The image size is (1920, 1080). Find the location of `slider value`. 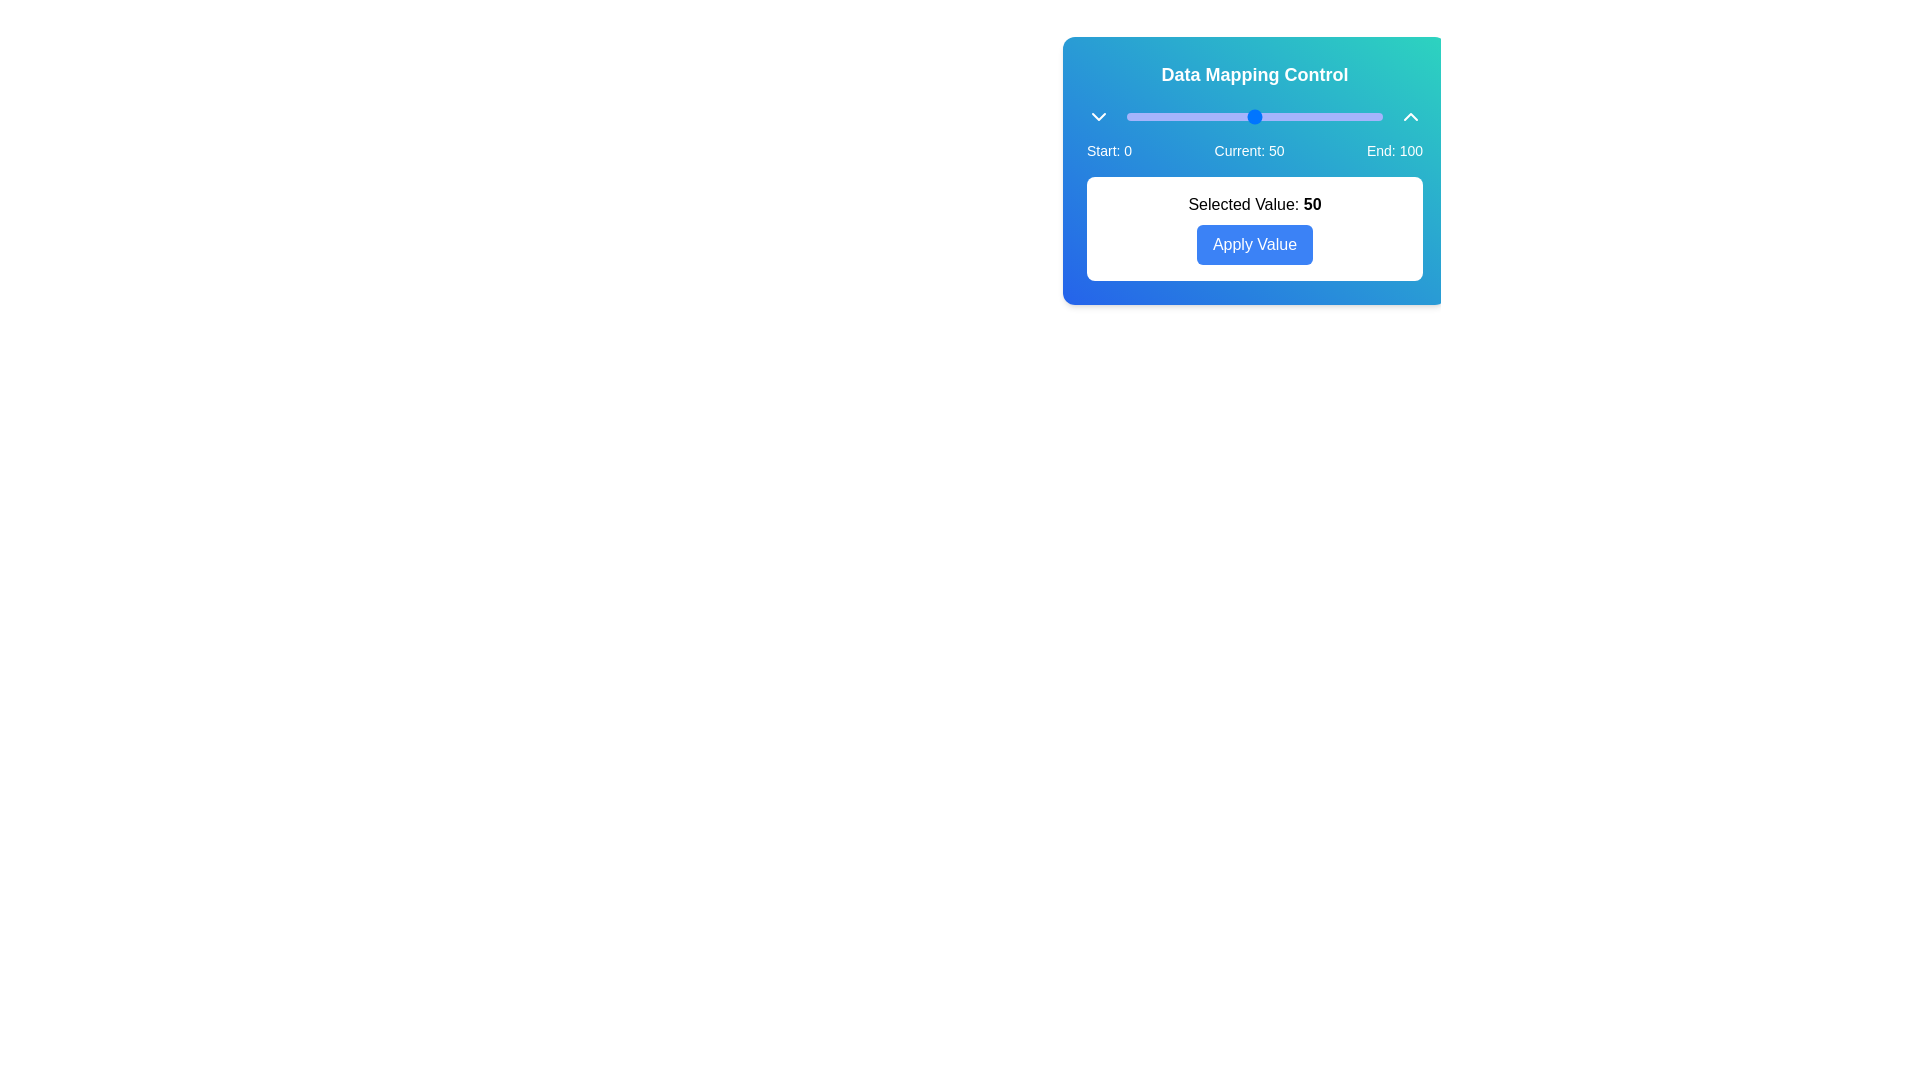

slider value is located at coordinates (1200, 112).